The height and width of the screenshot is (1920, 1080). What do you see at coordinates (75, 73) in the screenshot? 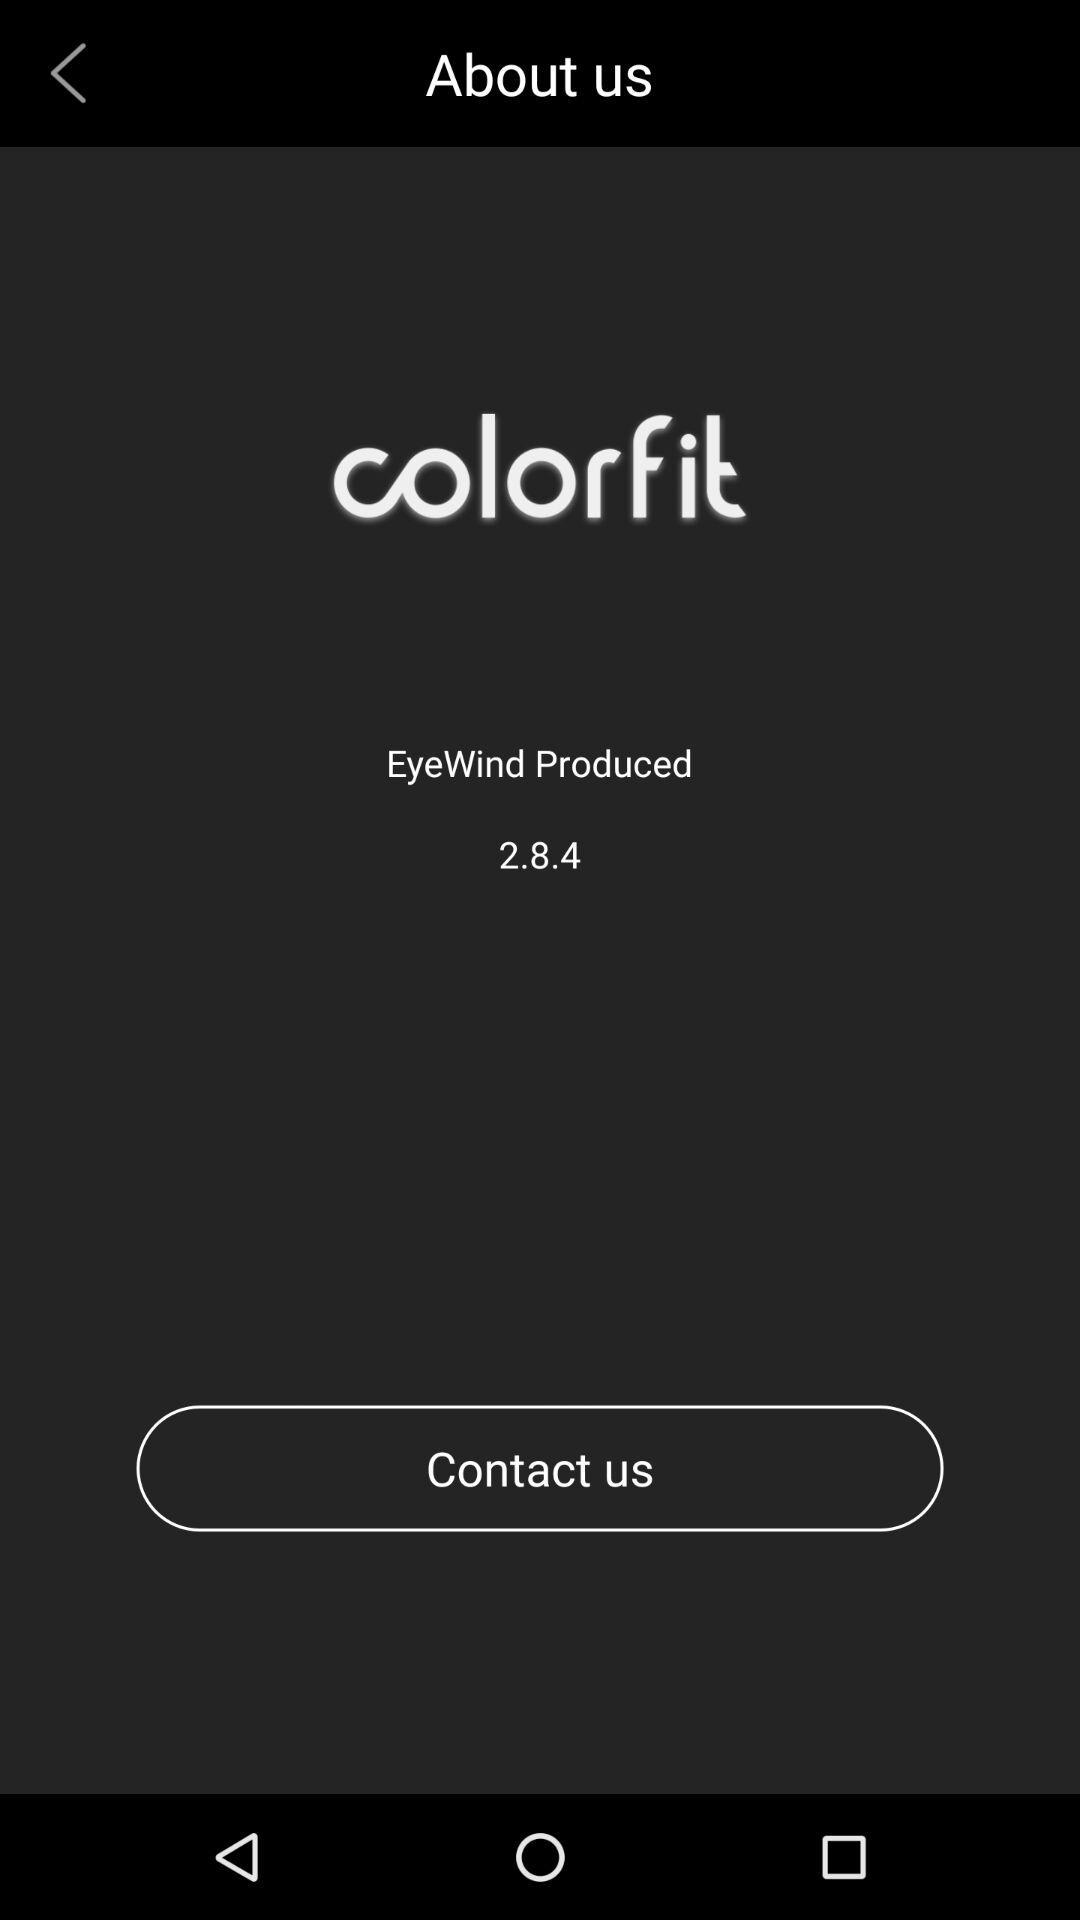
I see `icon next to the about us icon` at bounding box center [75, 73].